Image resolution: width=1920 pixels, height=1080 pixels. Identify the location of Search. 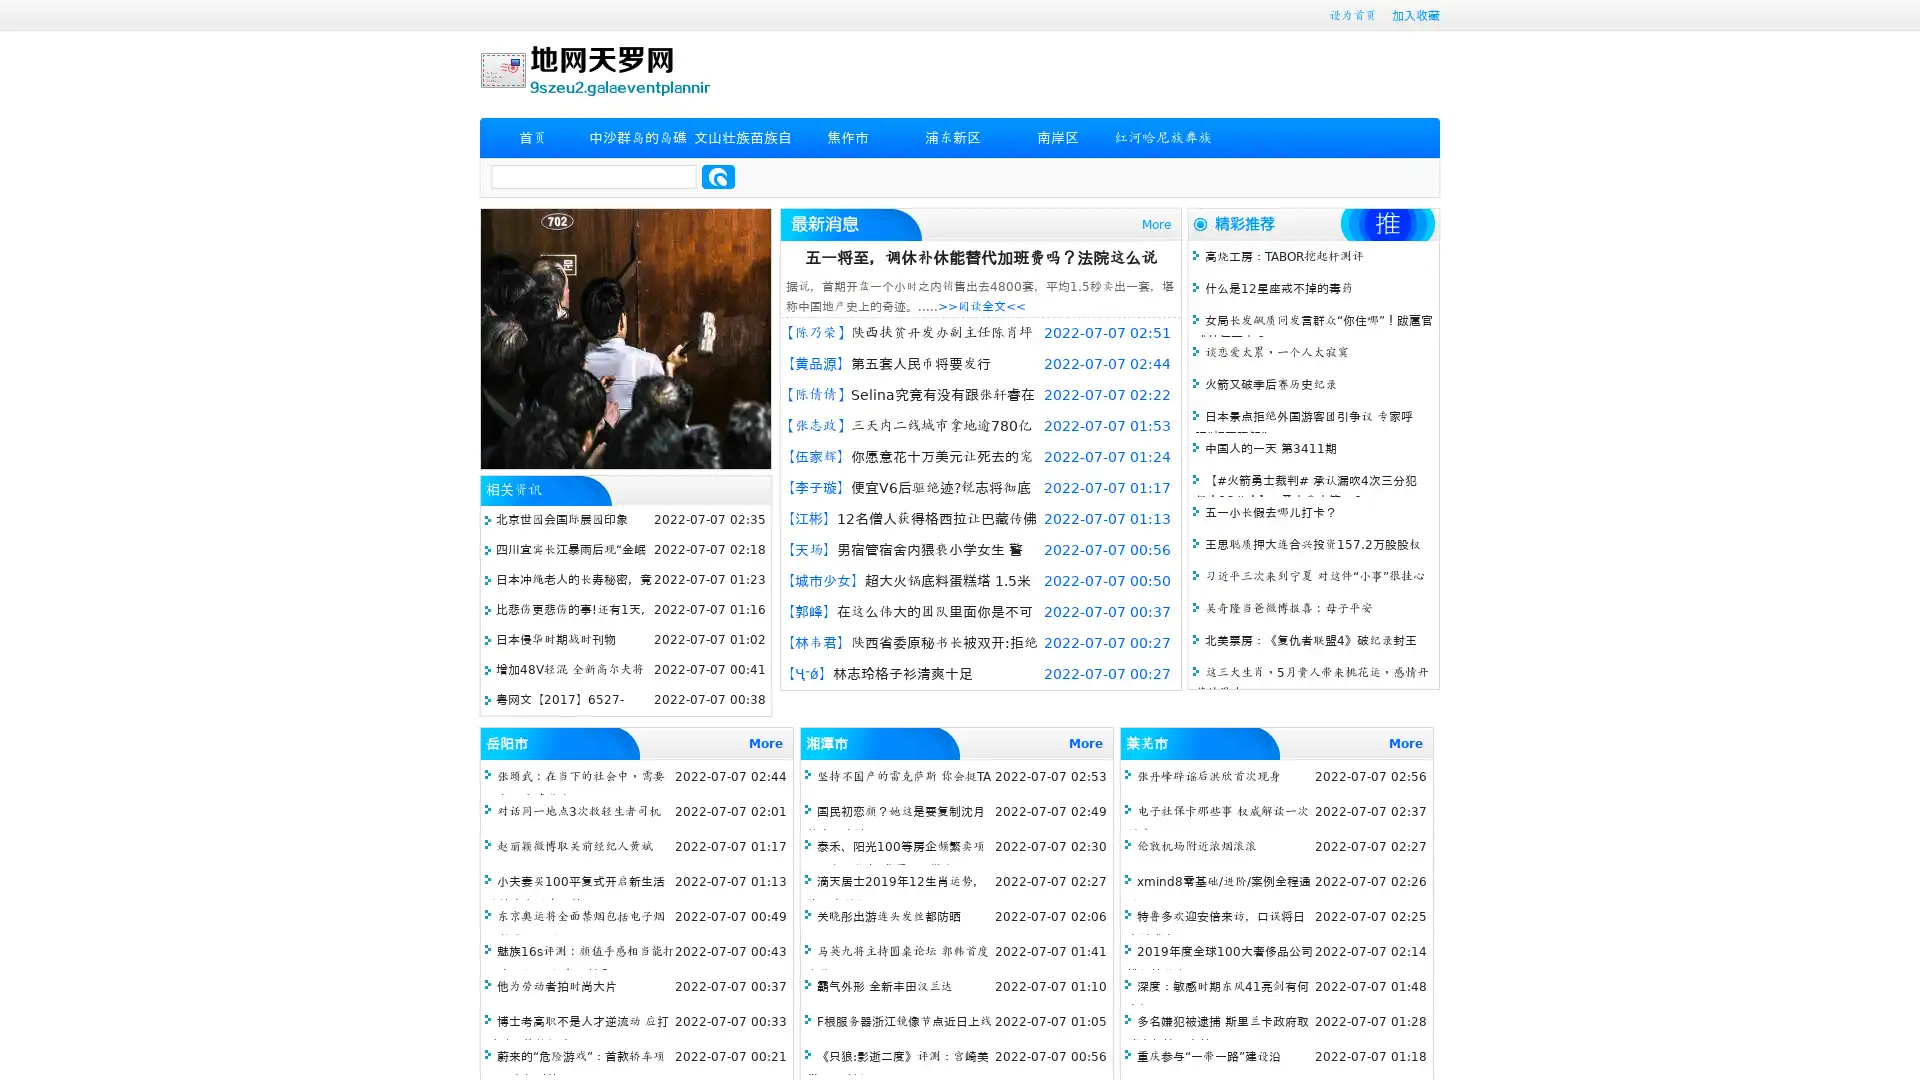
(718, 176).